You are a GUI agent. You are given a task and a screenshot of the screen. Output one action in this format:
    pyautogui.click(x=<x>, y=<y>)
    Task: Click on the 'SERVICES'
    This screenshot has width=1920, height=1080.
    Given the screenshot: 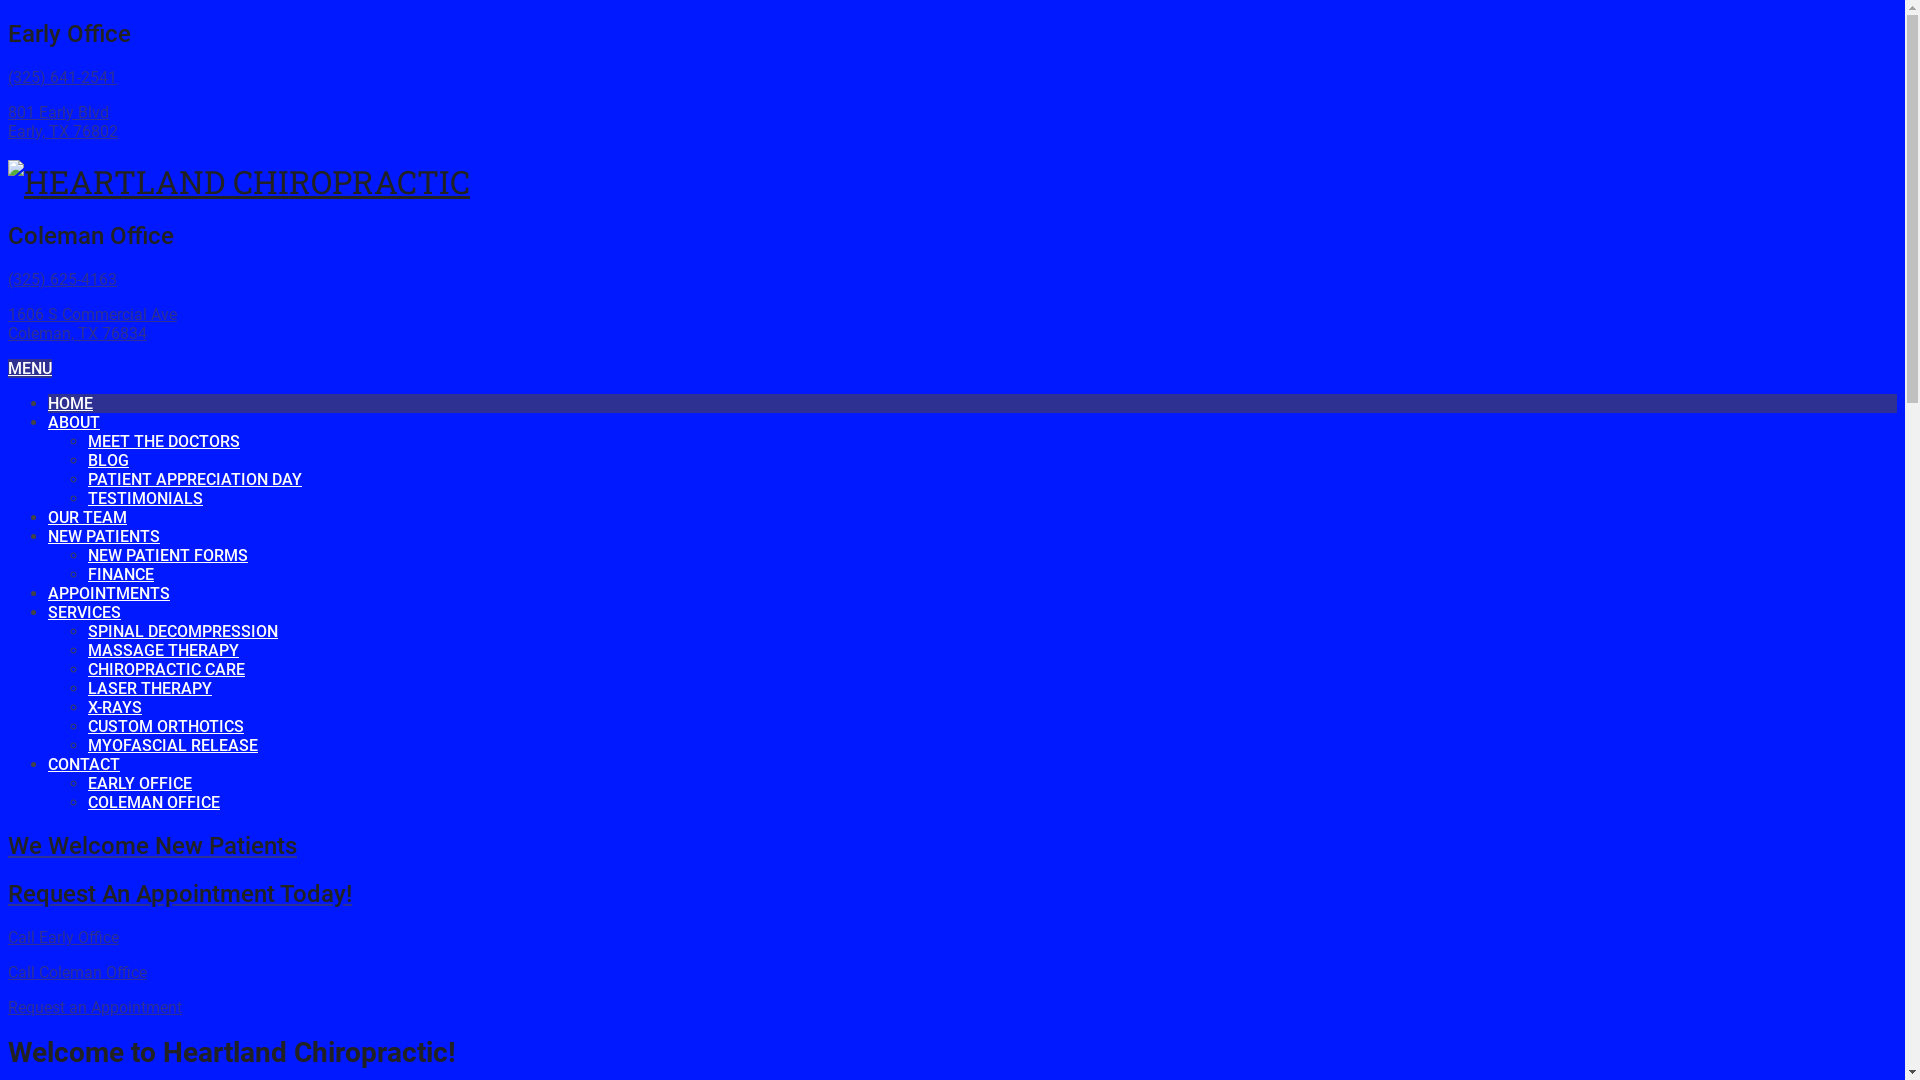 What is the action you would take?
    pyautogui.click(x=83, y=611)
    